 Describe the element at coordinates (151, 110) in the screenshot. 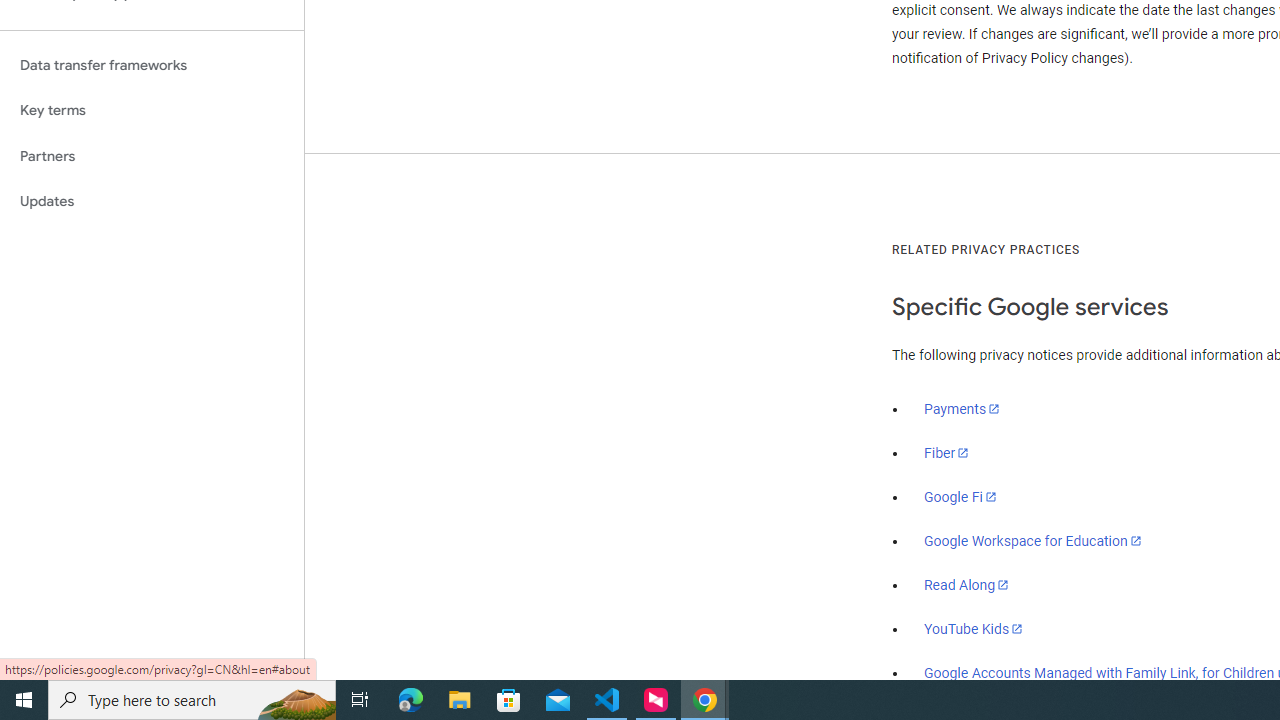

I see `'Key terms'` at that location.